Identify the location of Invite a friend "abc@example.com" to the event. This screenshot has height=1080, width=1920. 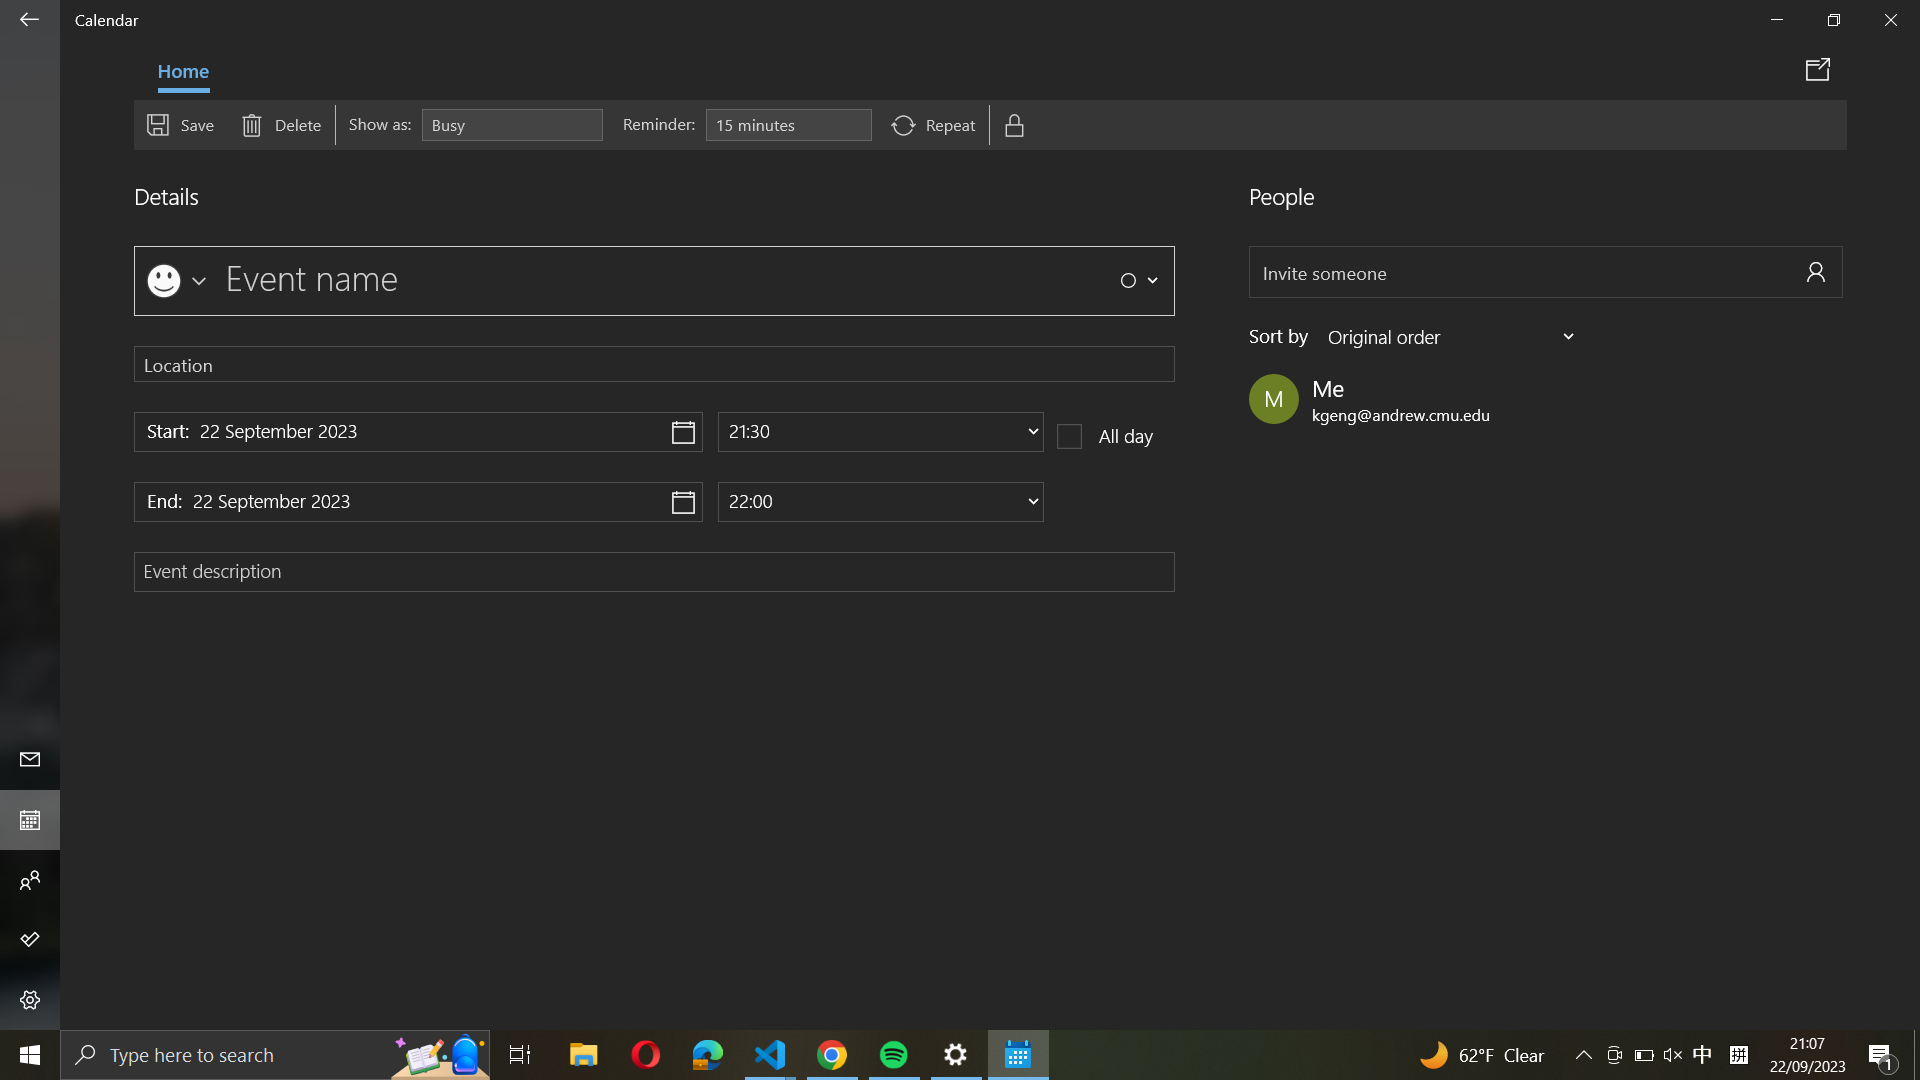
(1545, 272).